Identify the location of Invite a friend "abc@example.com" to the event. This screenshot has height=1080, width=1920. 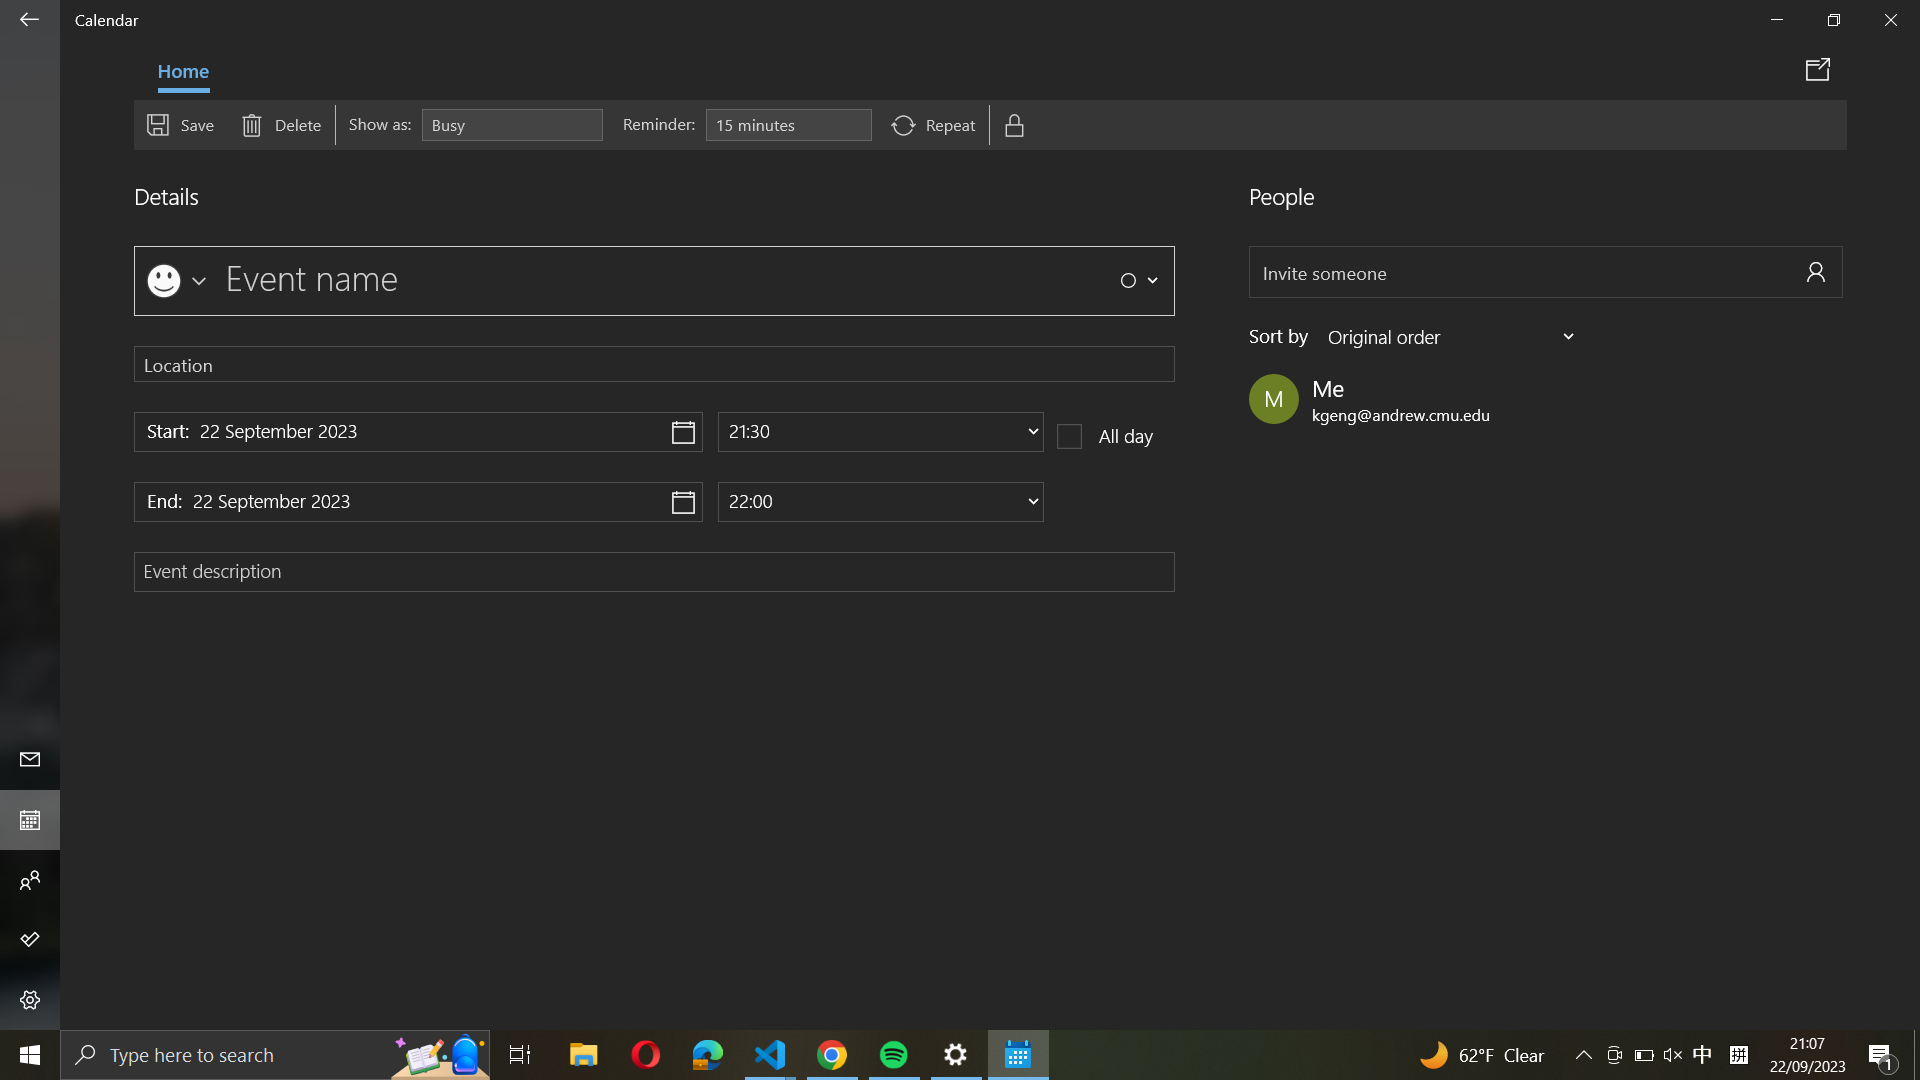
(1545, 272).